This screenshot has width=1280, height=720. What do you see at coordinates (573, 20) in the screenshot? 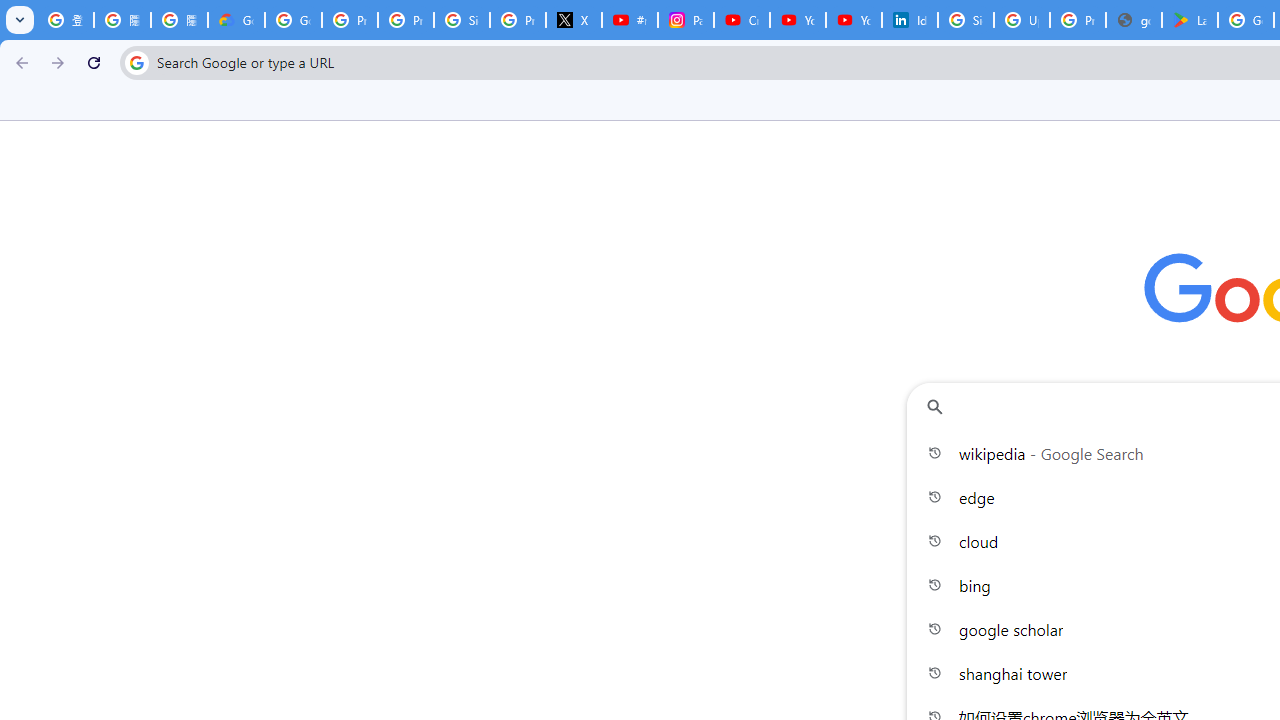
I see `'X'` at bounding box center [573, 20].